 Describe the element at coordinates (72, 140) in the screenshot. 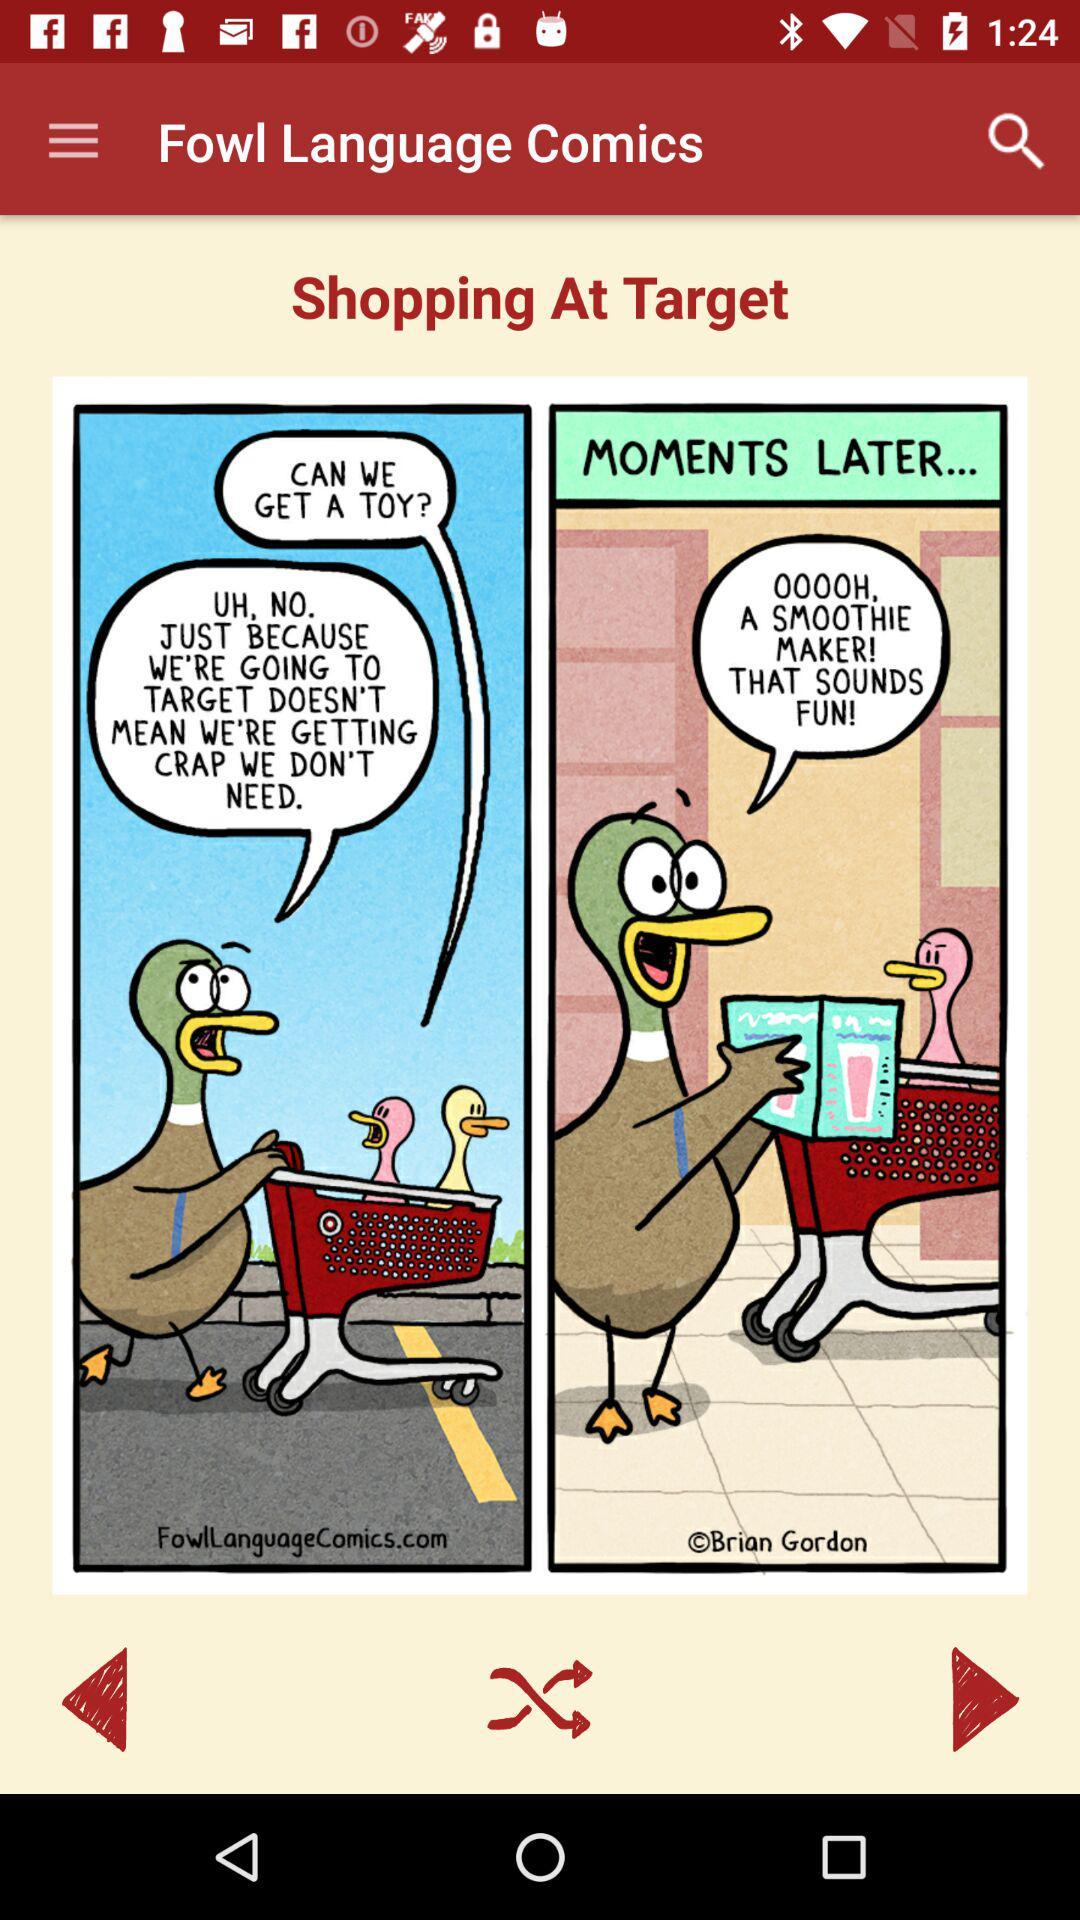

I see `icon at the top left corner` at that location.